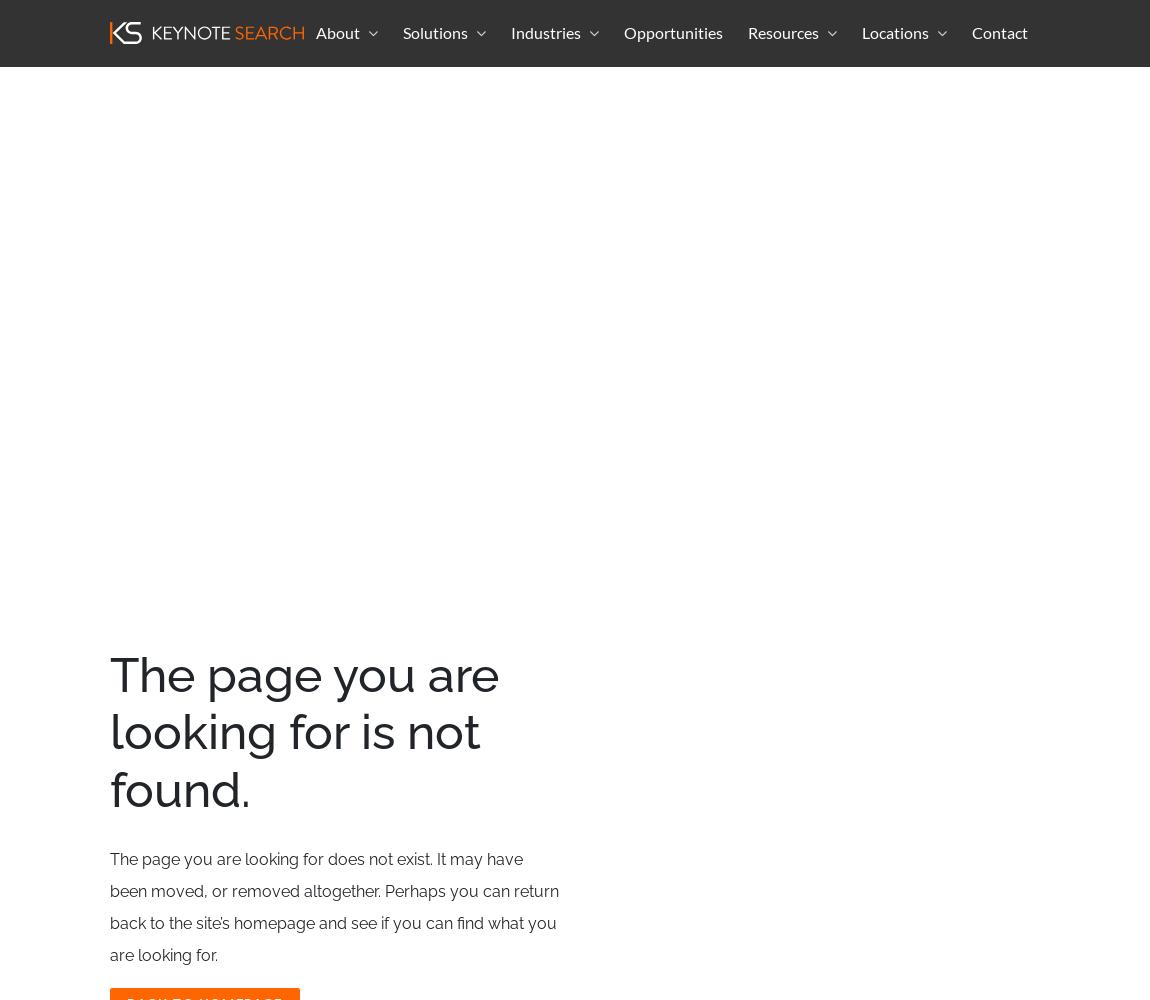  I want to click on 'Real Estate', so click(514, 117).